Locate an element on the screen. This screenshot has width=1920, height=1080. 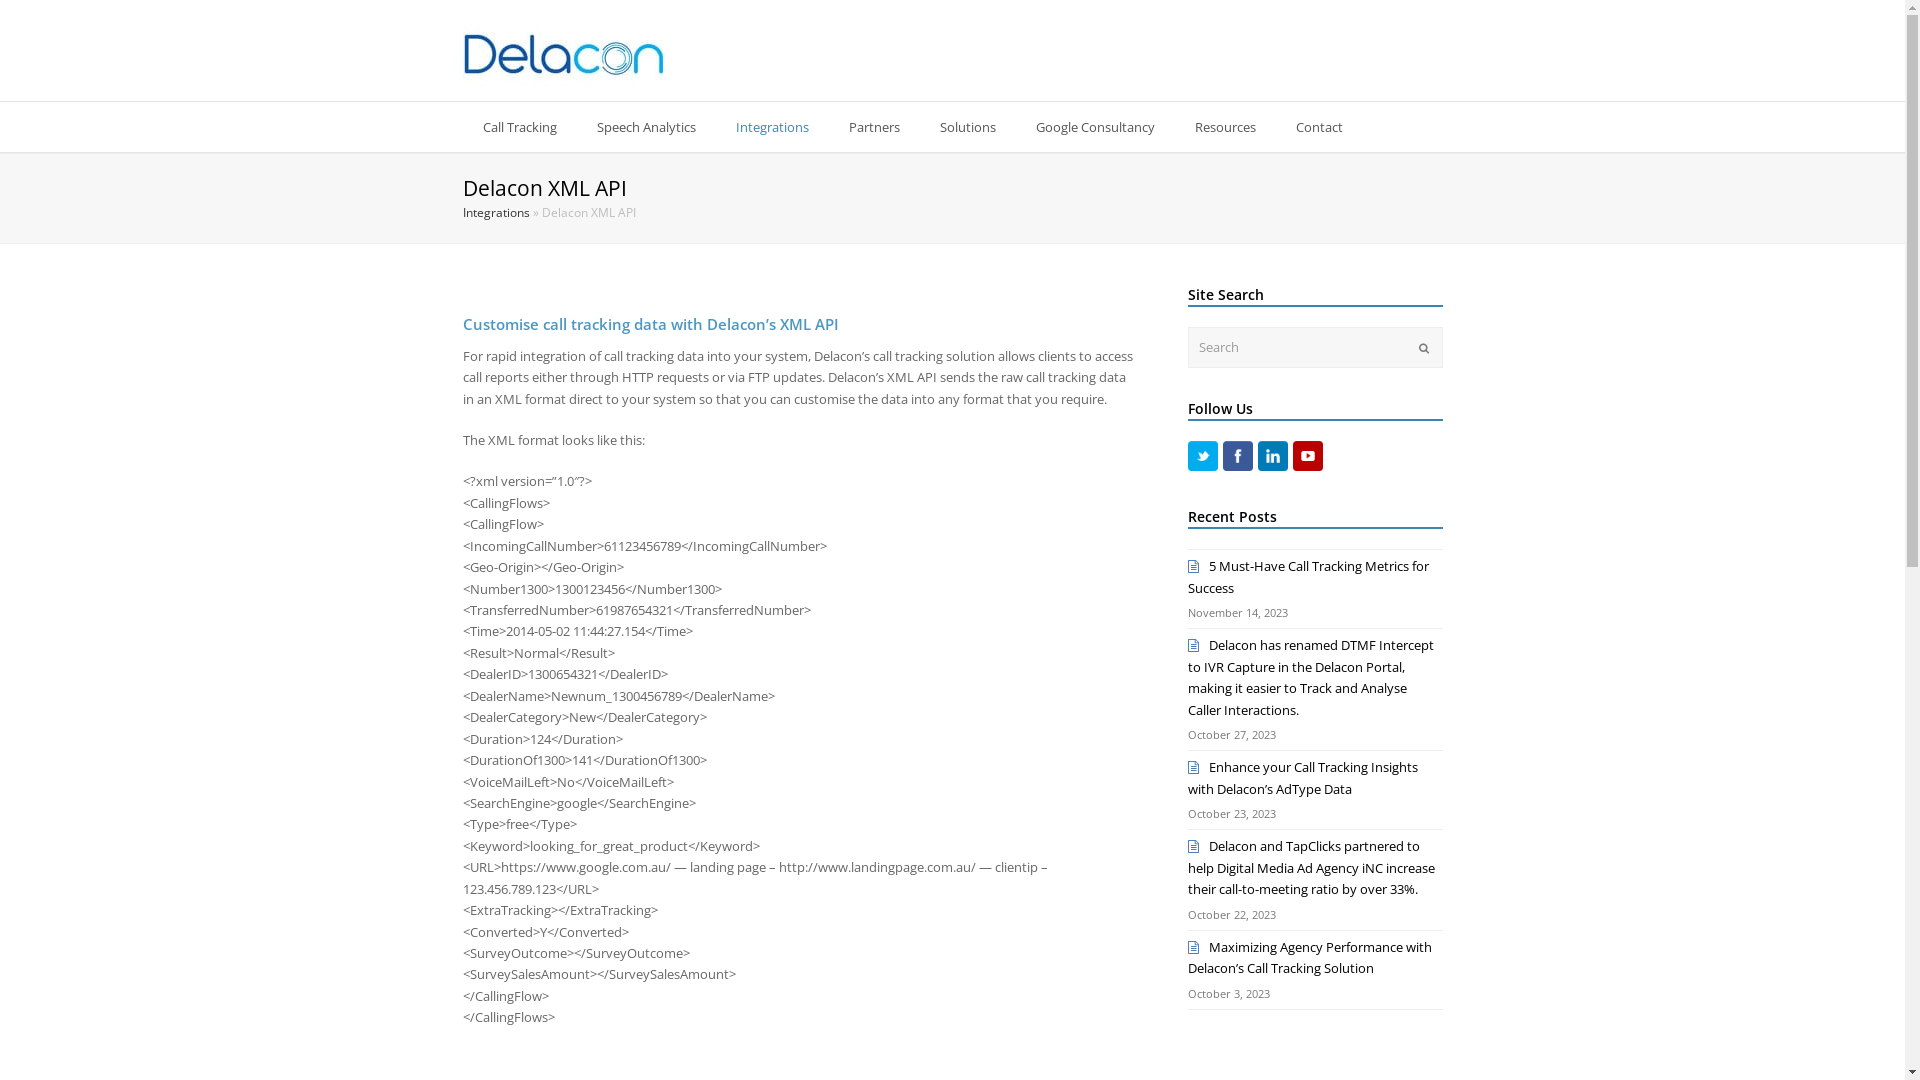
'Facebook' is located at coordinates (1237, 455).